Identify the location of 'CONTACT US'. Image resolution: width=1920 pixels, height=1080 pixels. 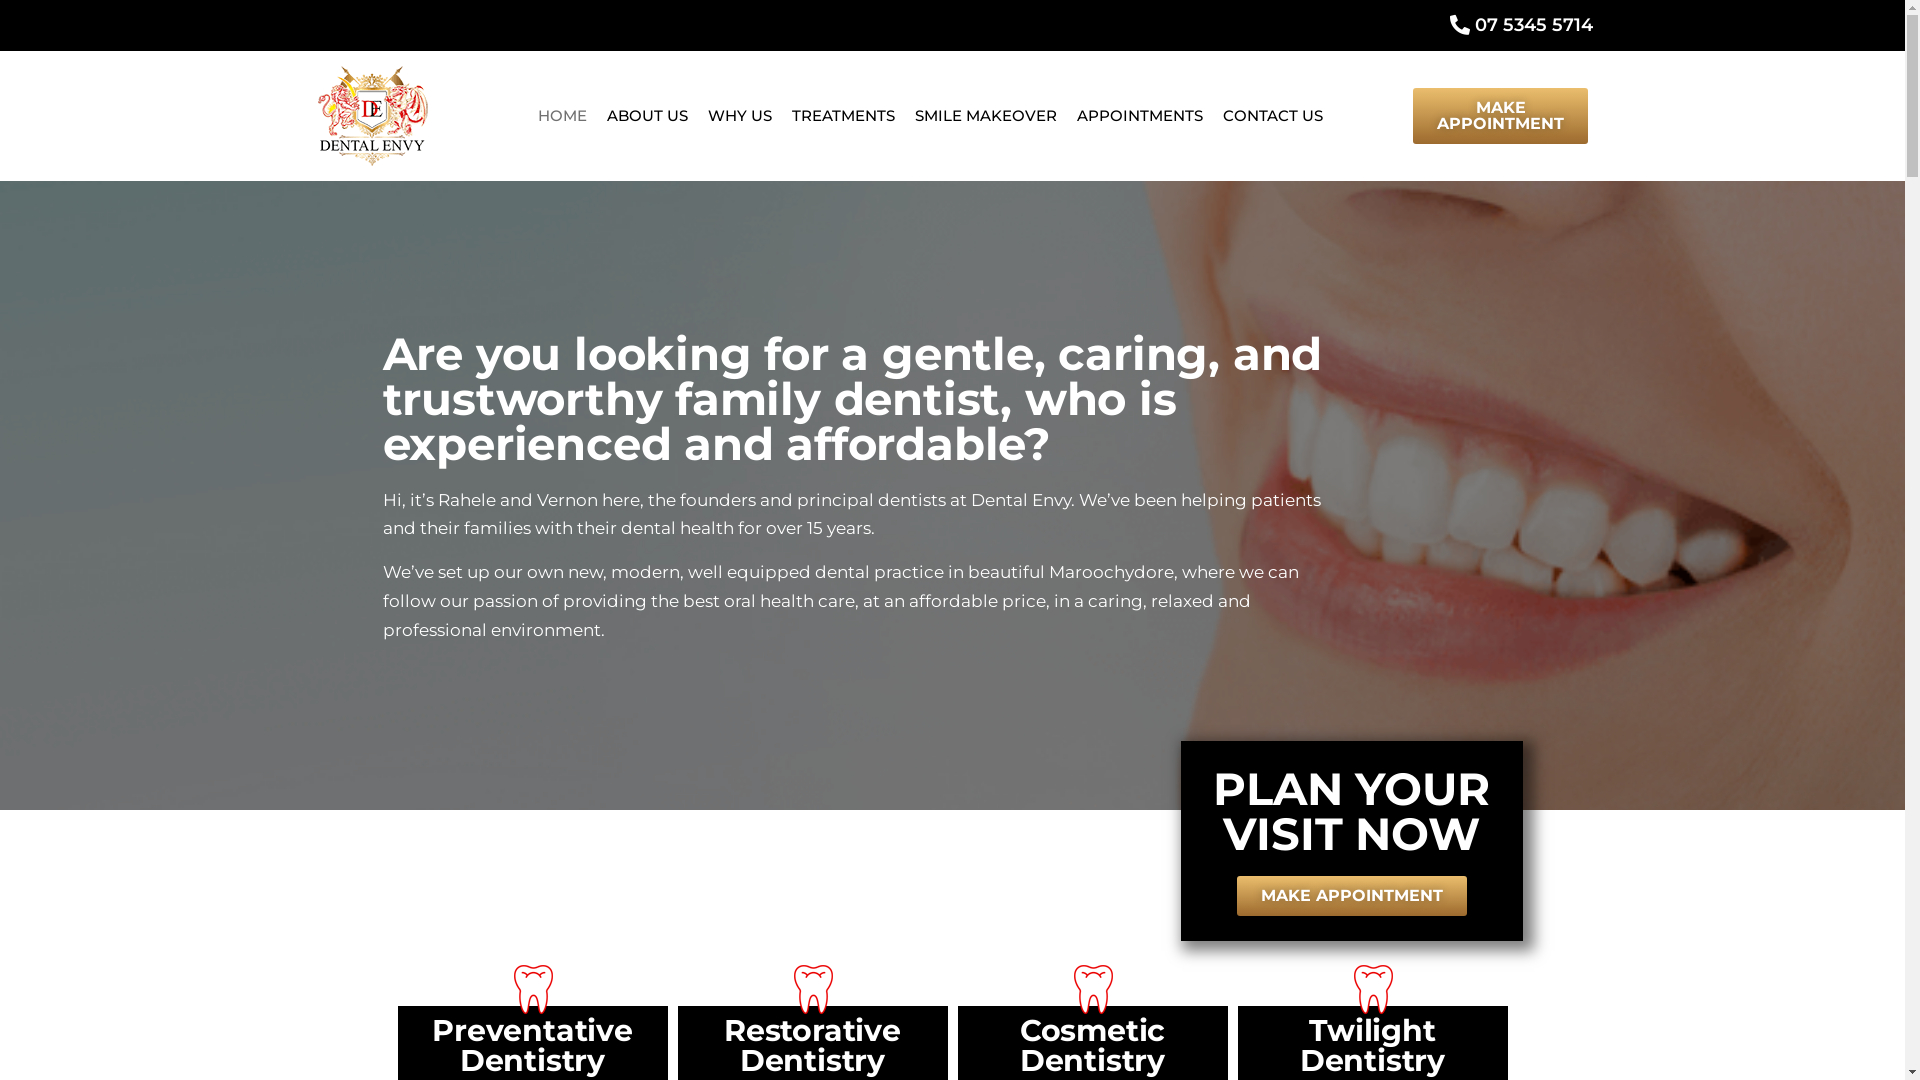
(1271, 115).